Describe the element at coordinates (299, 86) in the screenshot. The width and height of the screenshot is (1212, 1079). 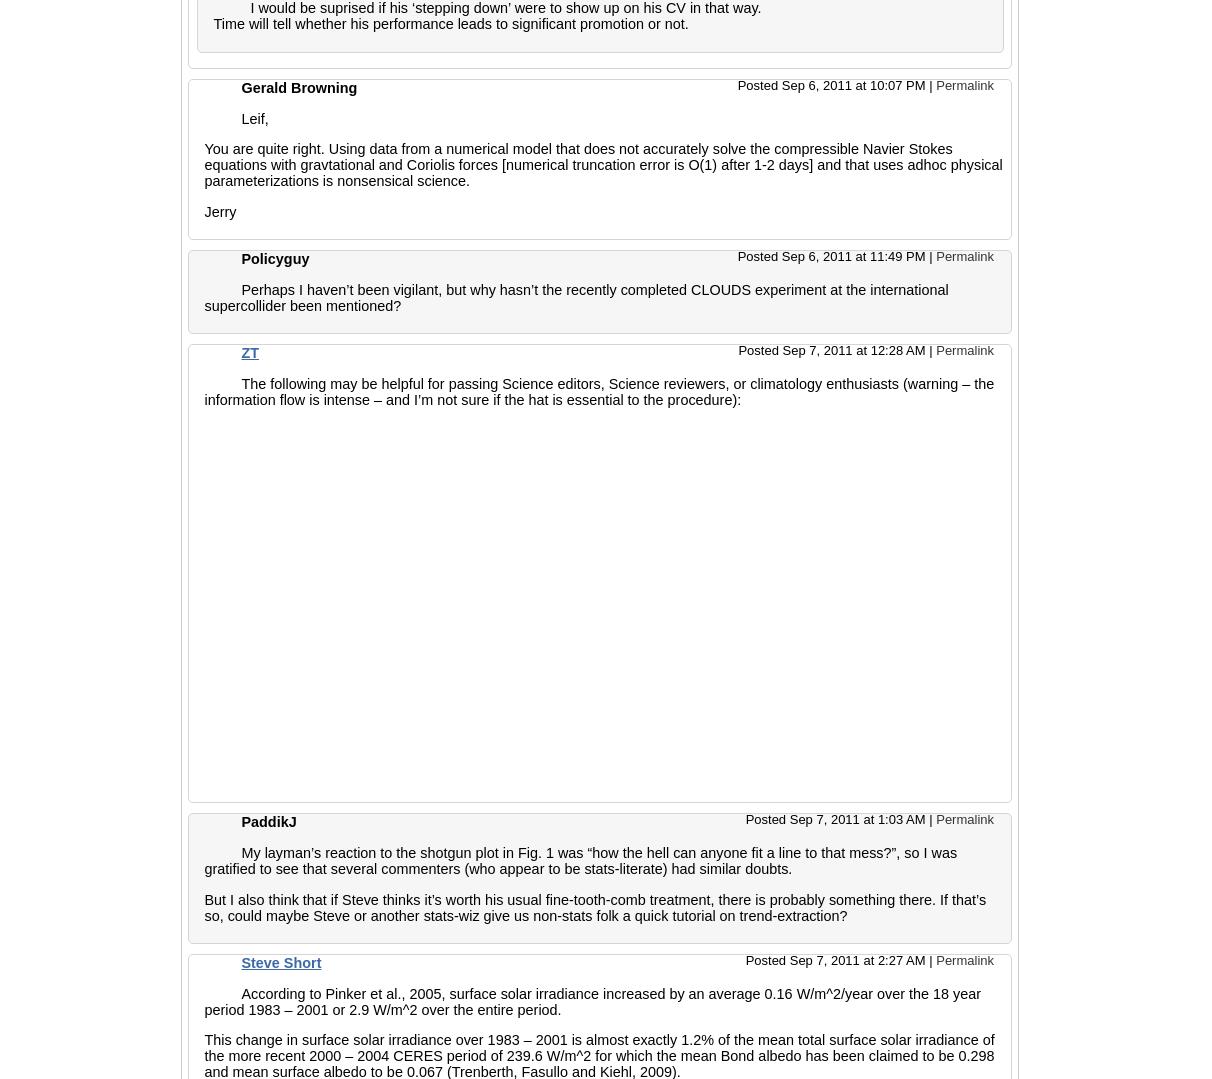
I see `'Gerald Browning'` at that location.